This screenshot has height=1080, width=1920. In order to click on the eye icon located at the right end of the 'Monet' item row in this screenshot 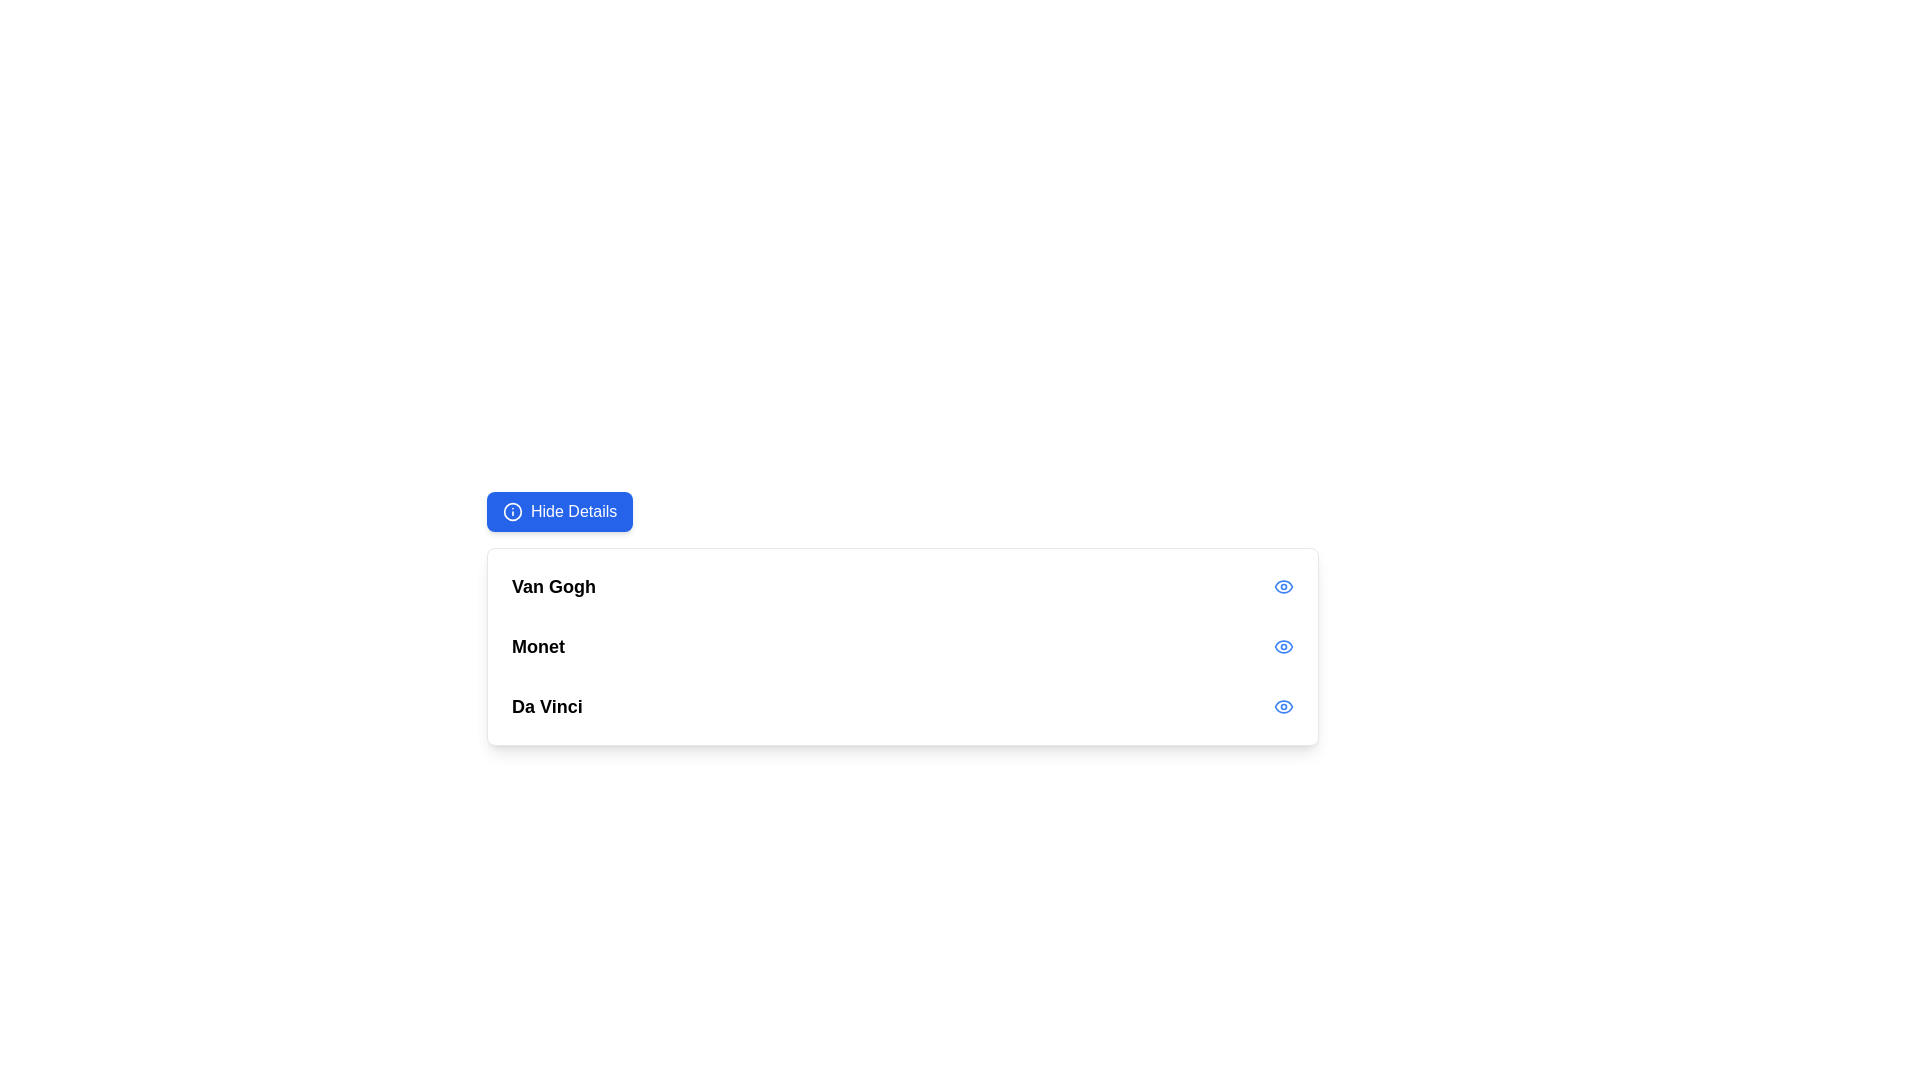, I will do `click(1283, 647)`.